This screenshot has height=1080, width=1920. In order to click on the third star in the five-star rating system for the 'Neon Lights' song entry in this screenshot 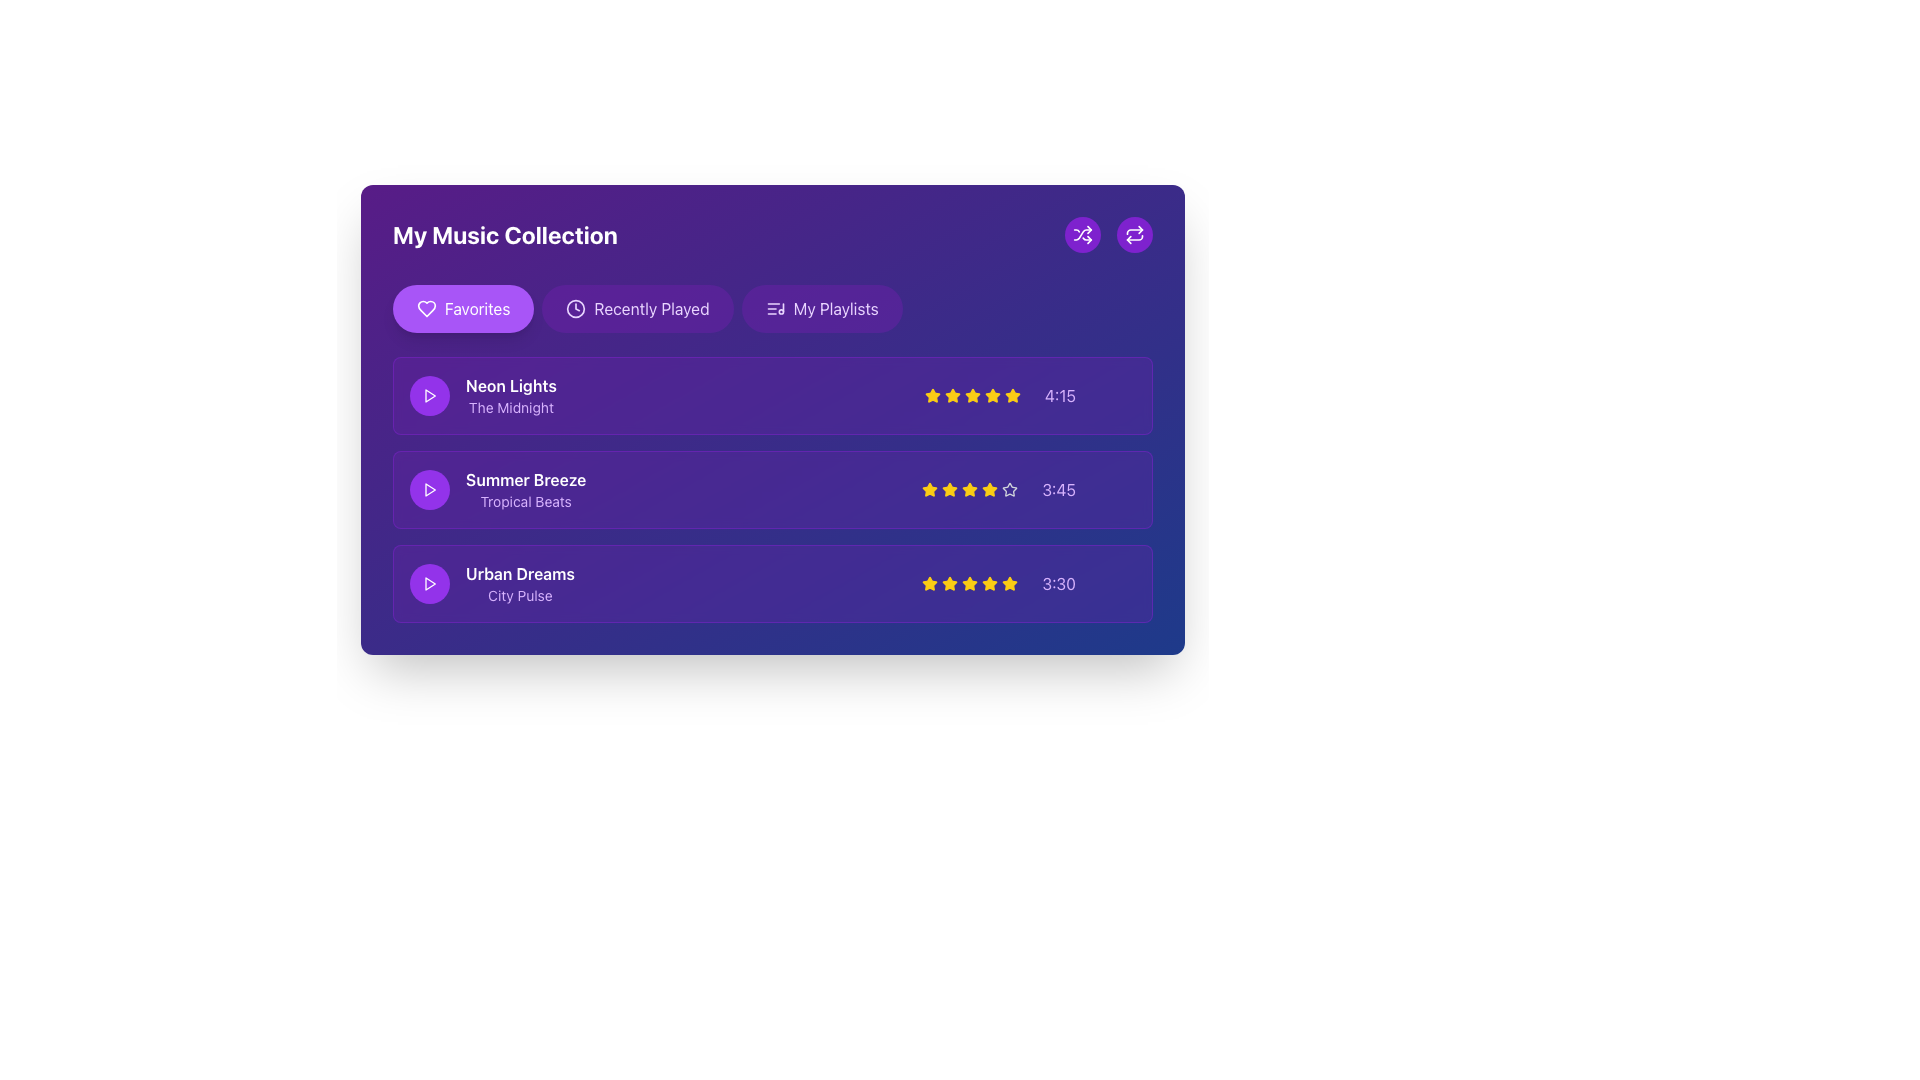, I will do `click(951, 396)`.